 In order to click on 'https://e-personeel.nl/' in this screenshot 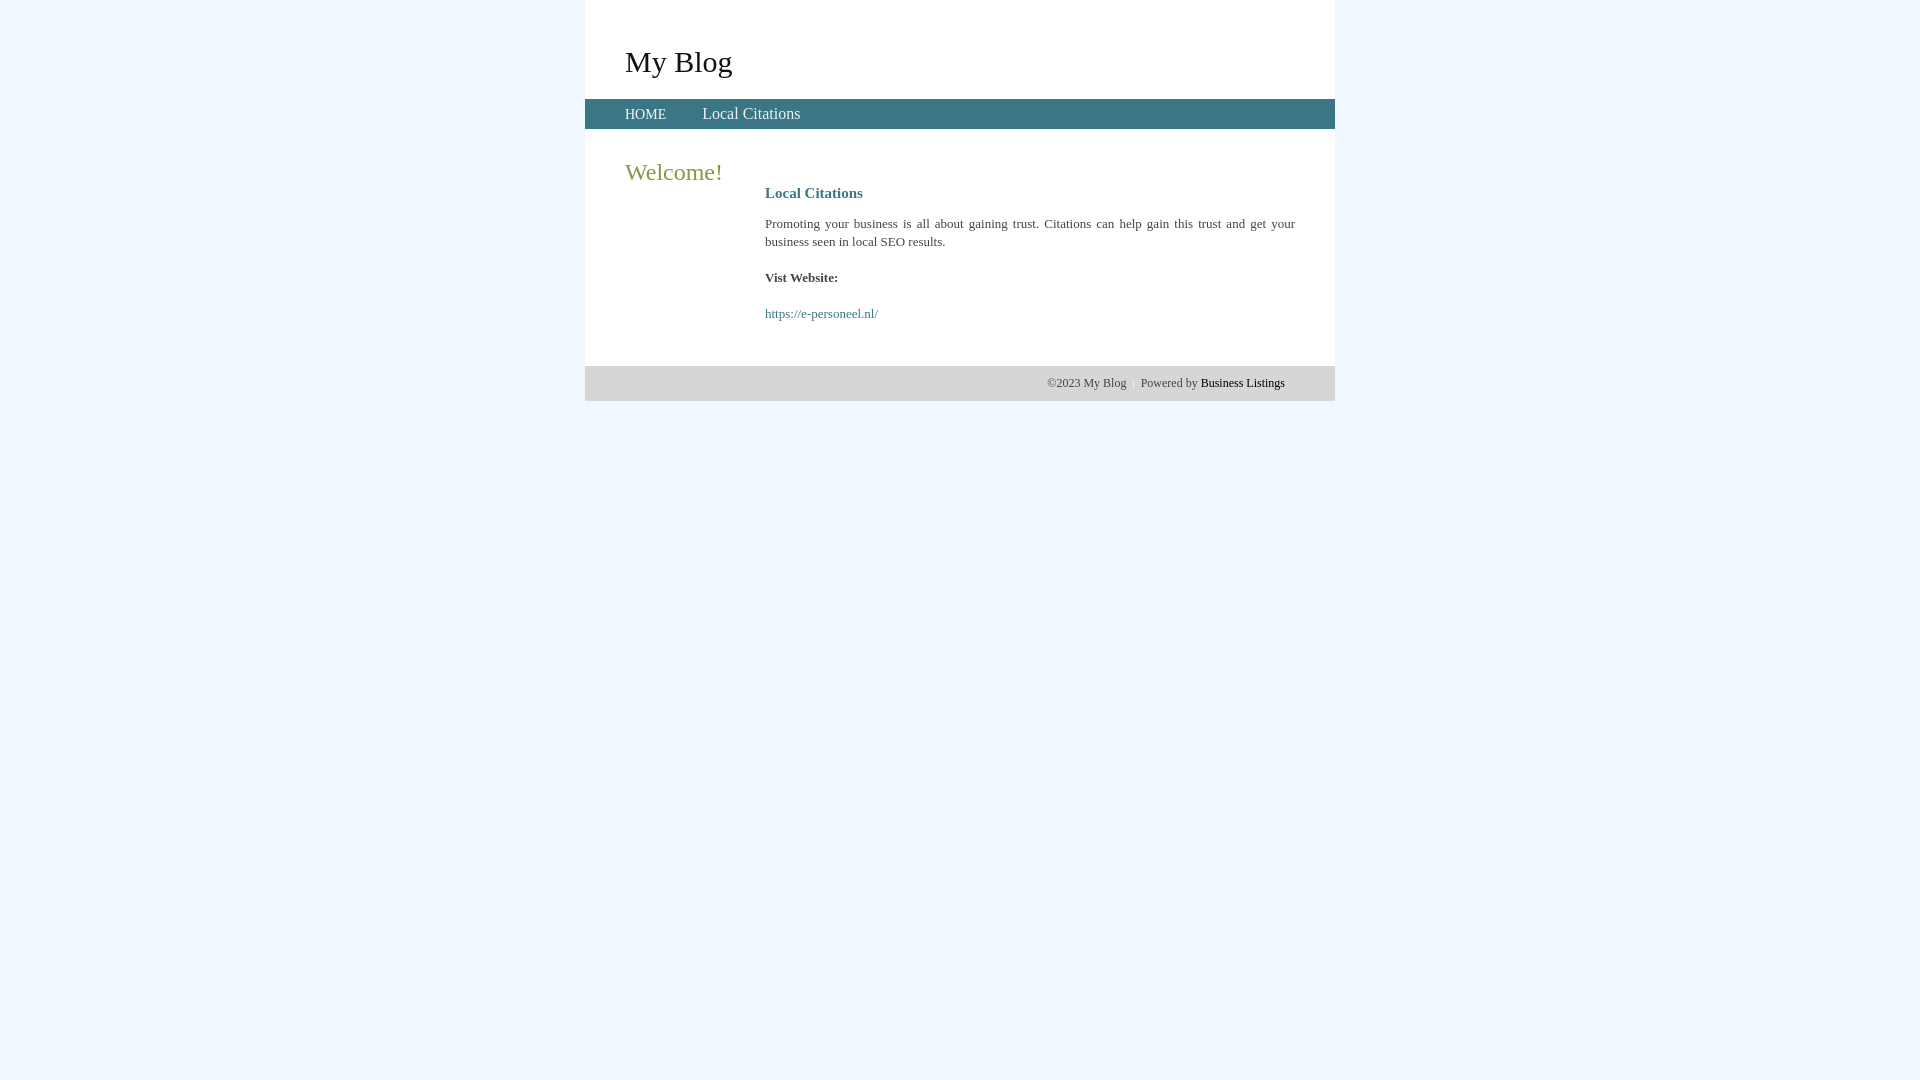, I will do `click(763, 313)`.